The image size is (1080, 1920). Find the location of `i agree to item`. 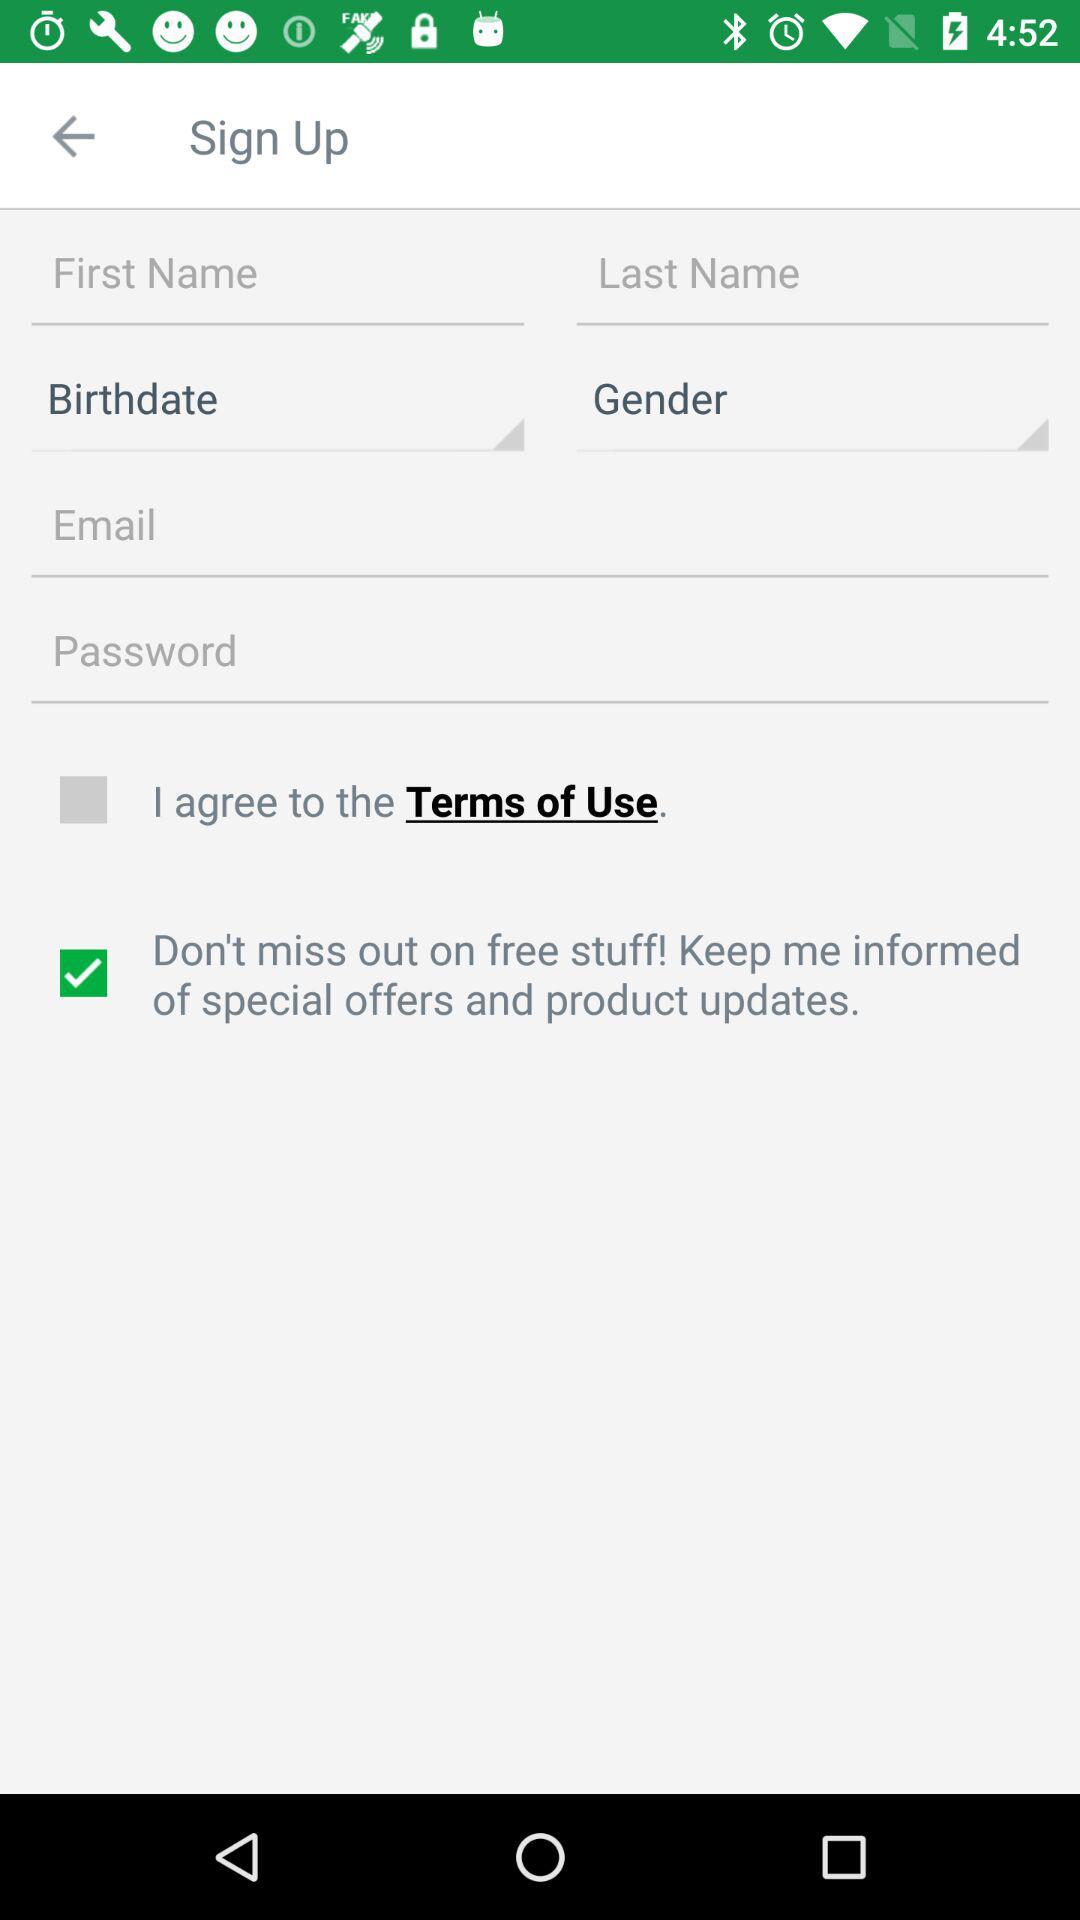

i agree to item is located at coordinates (604, 800).